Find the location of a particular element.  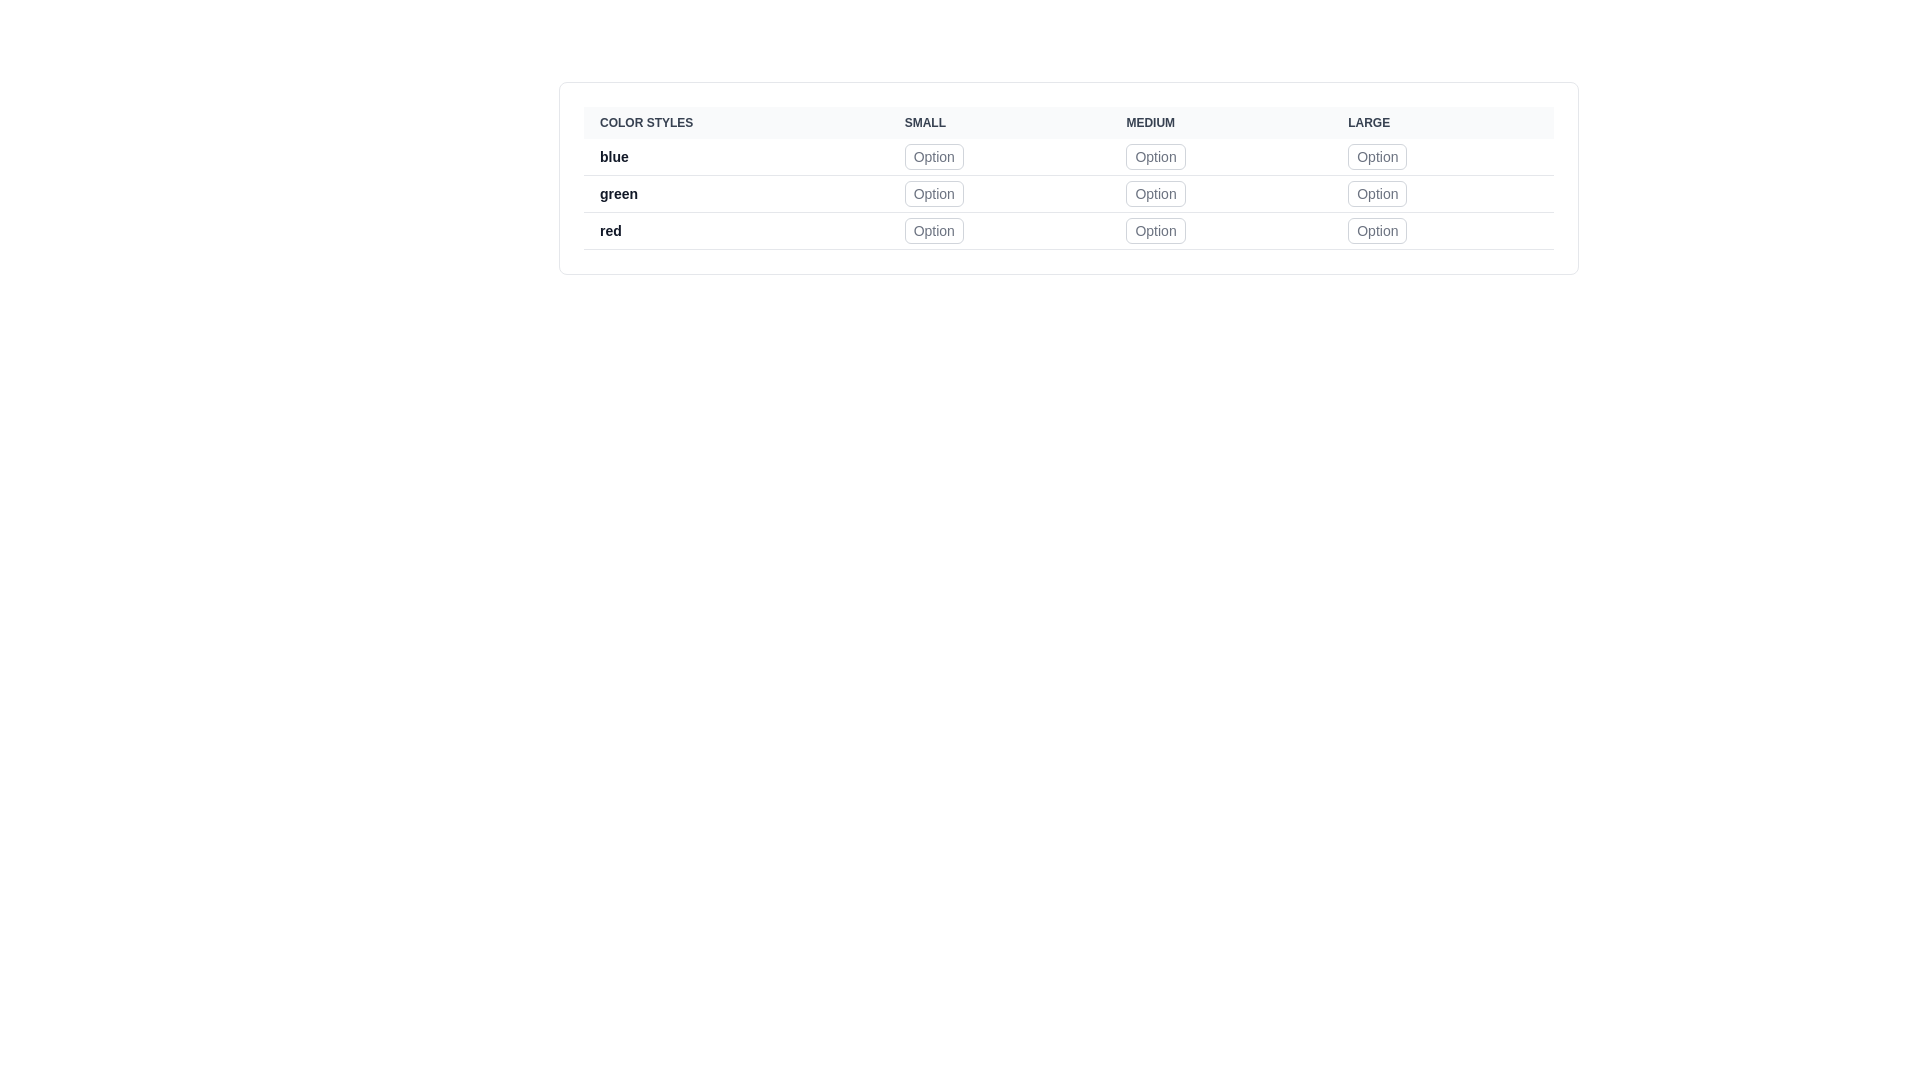

the 'red' color category label in the third row of the table, which is located to the left of the 'Option' buttons is located at coordinates (735, 230).